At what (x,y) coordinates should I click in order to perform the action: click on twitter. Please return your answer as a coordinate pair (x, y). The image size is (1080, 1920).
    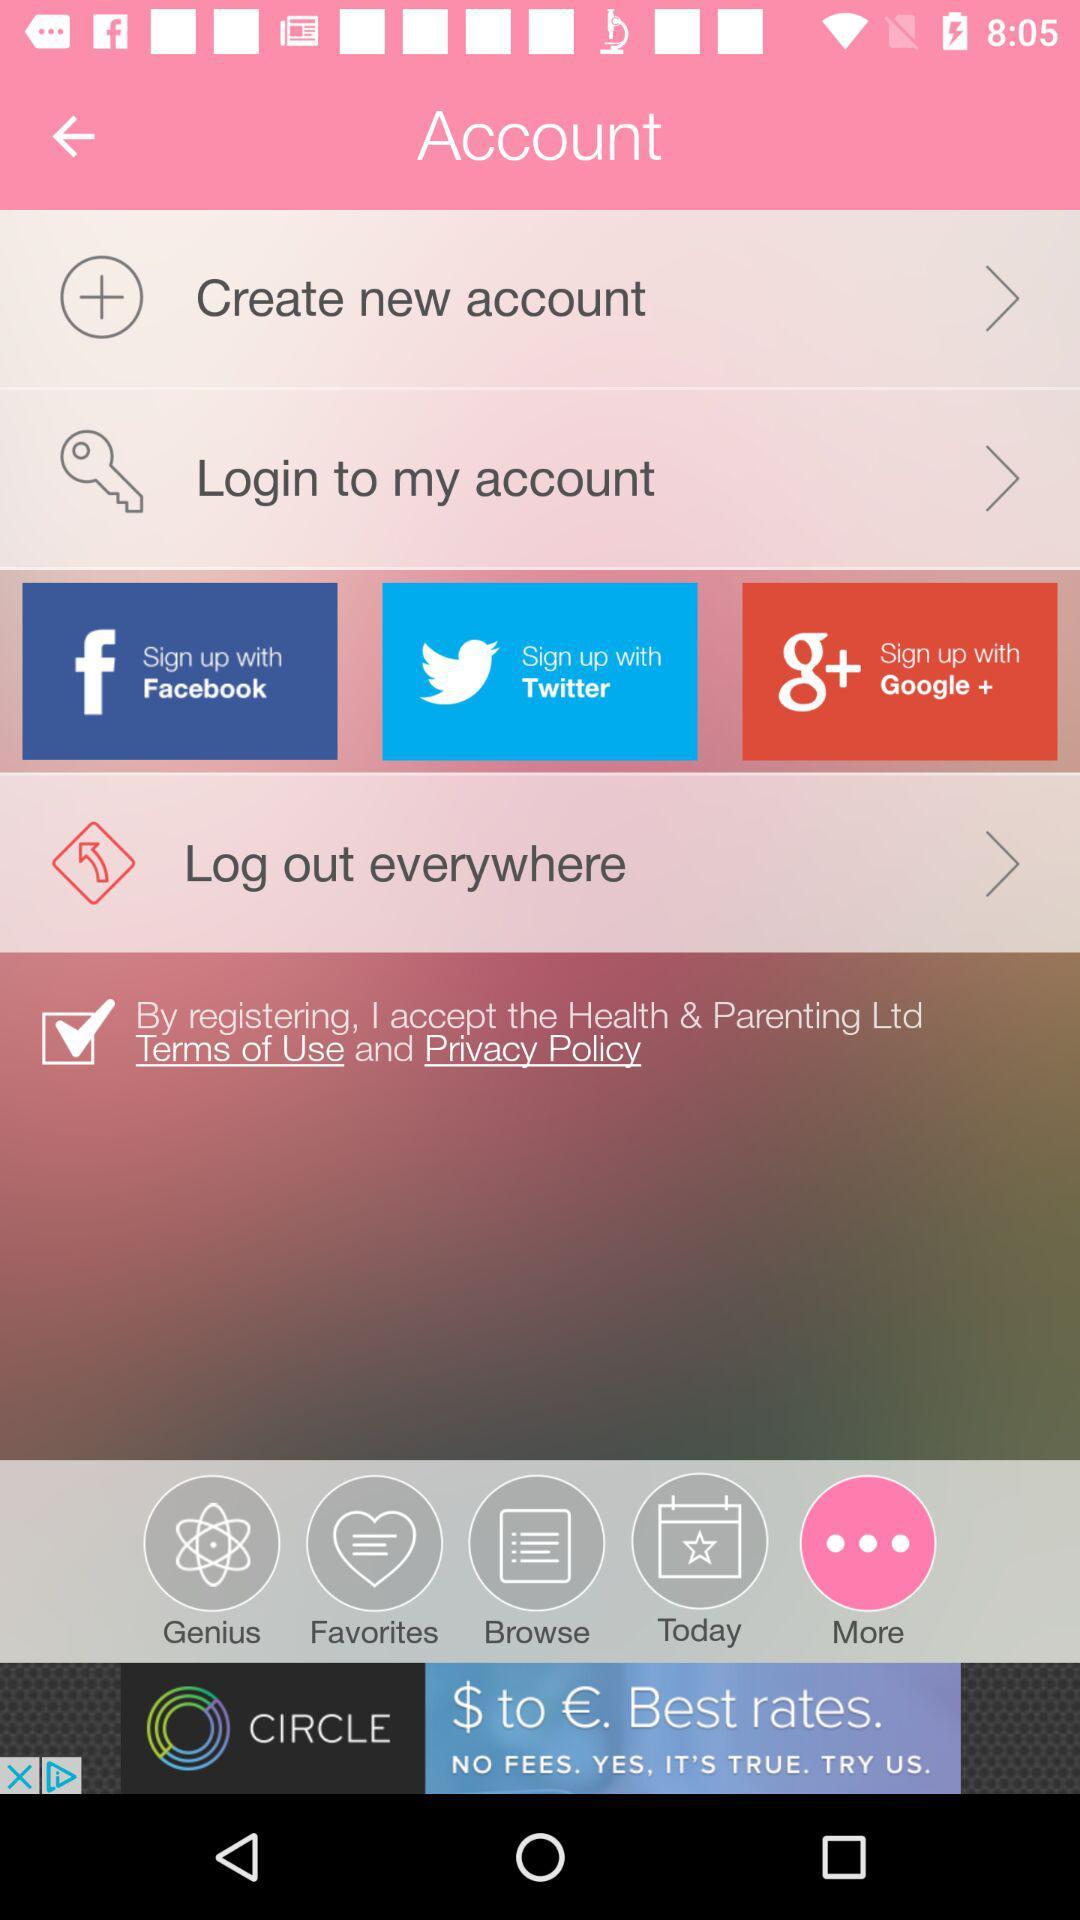
    Looking at the image, I should click on (540, 671).